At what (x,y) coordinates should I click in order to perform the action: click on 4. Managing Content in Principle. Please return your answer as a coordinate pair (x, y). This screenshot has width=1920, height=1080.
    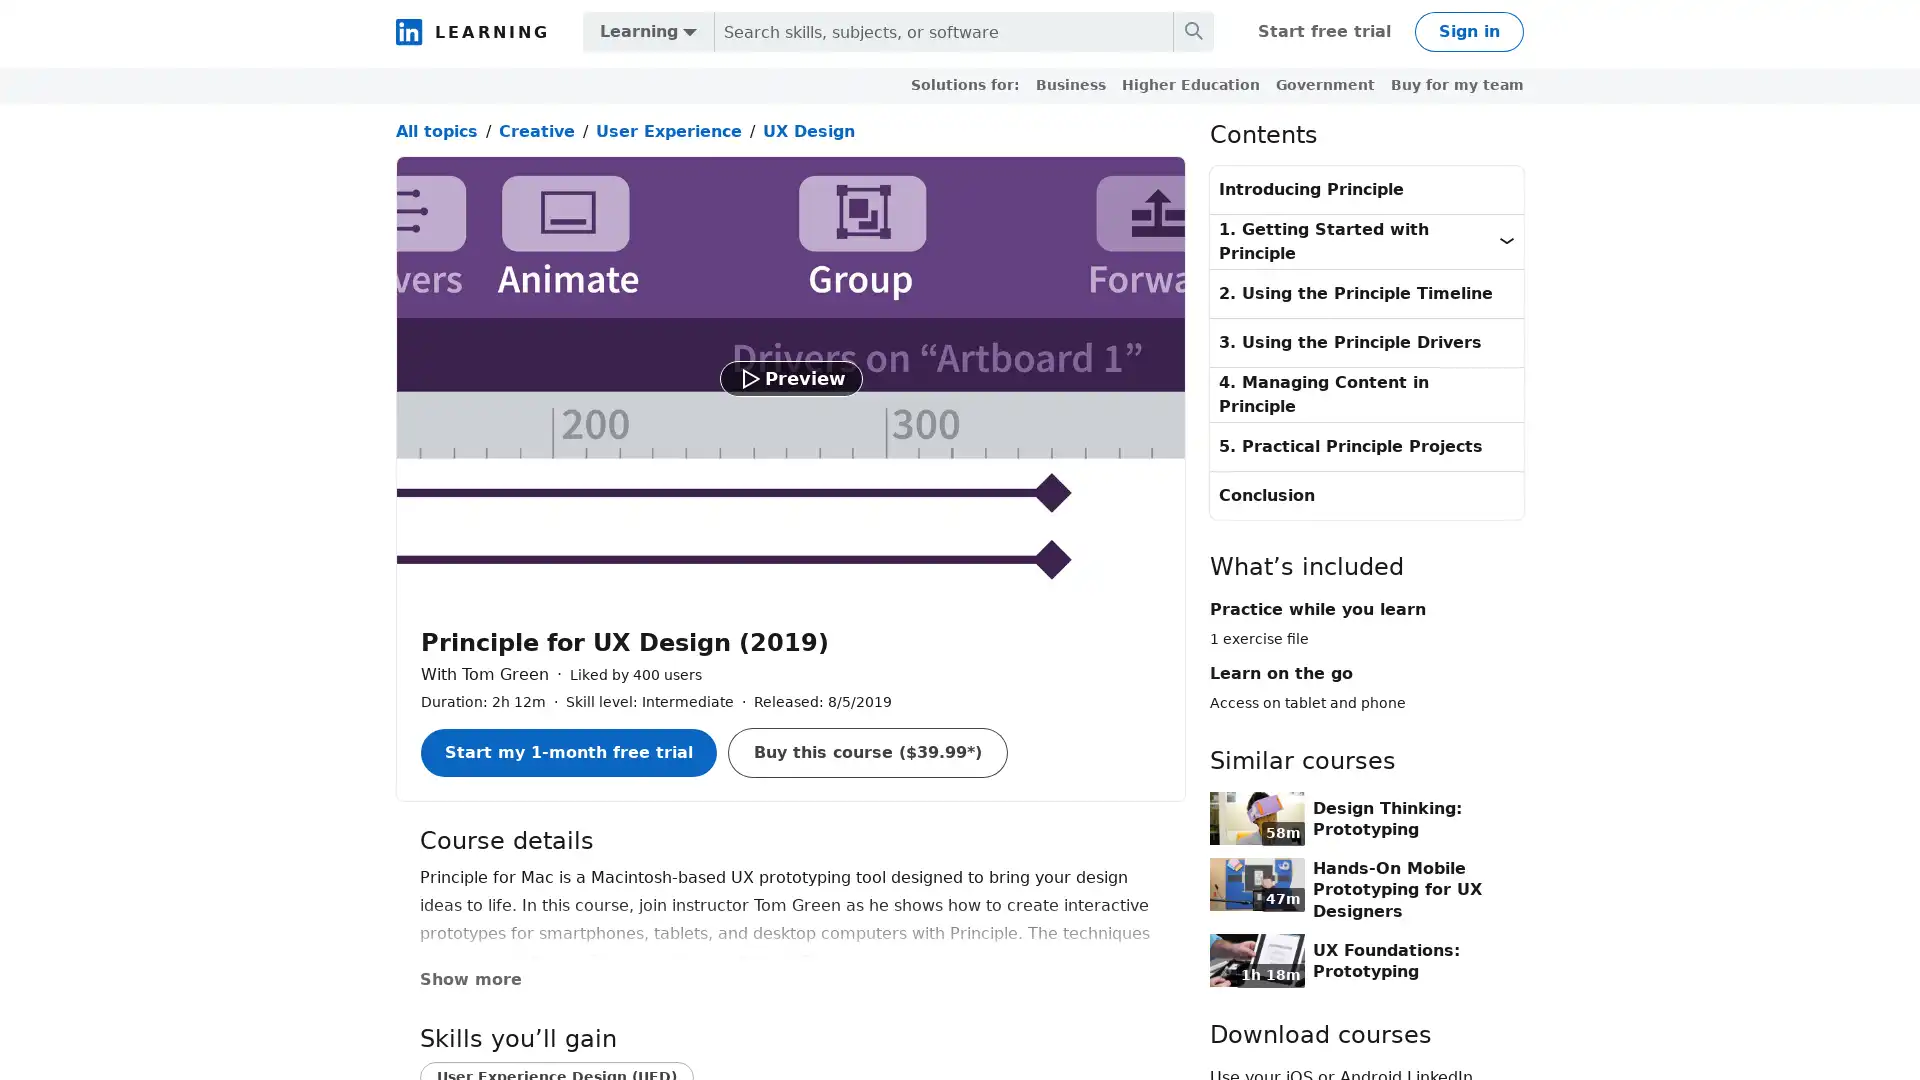
    Looking at the image, I should click on (1366, 393).